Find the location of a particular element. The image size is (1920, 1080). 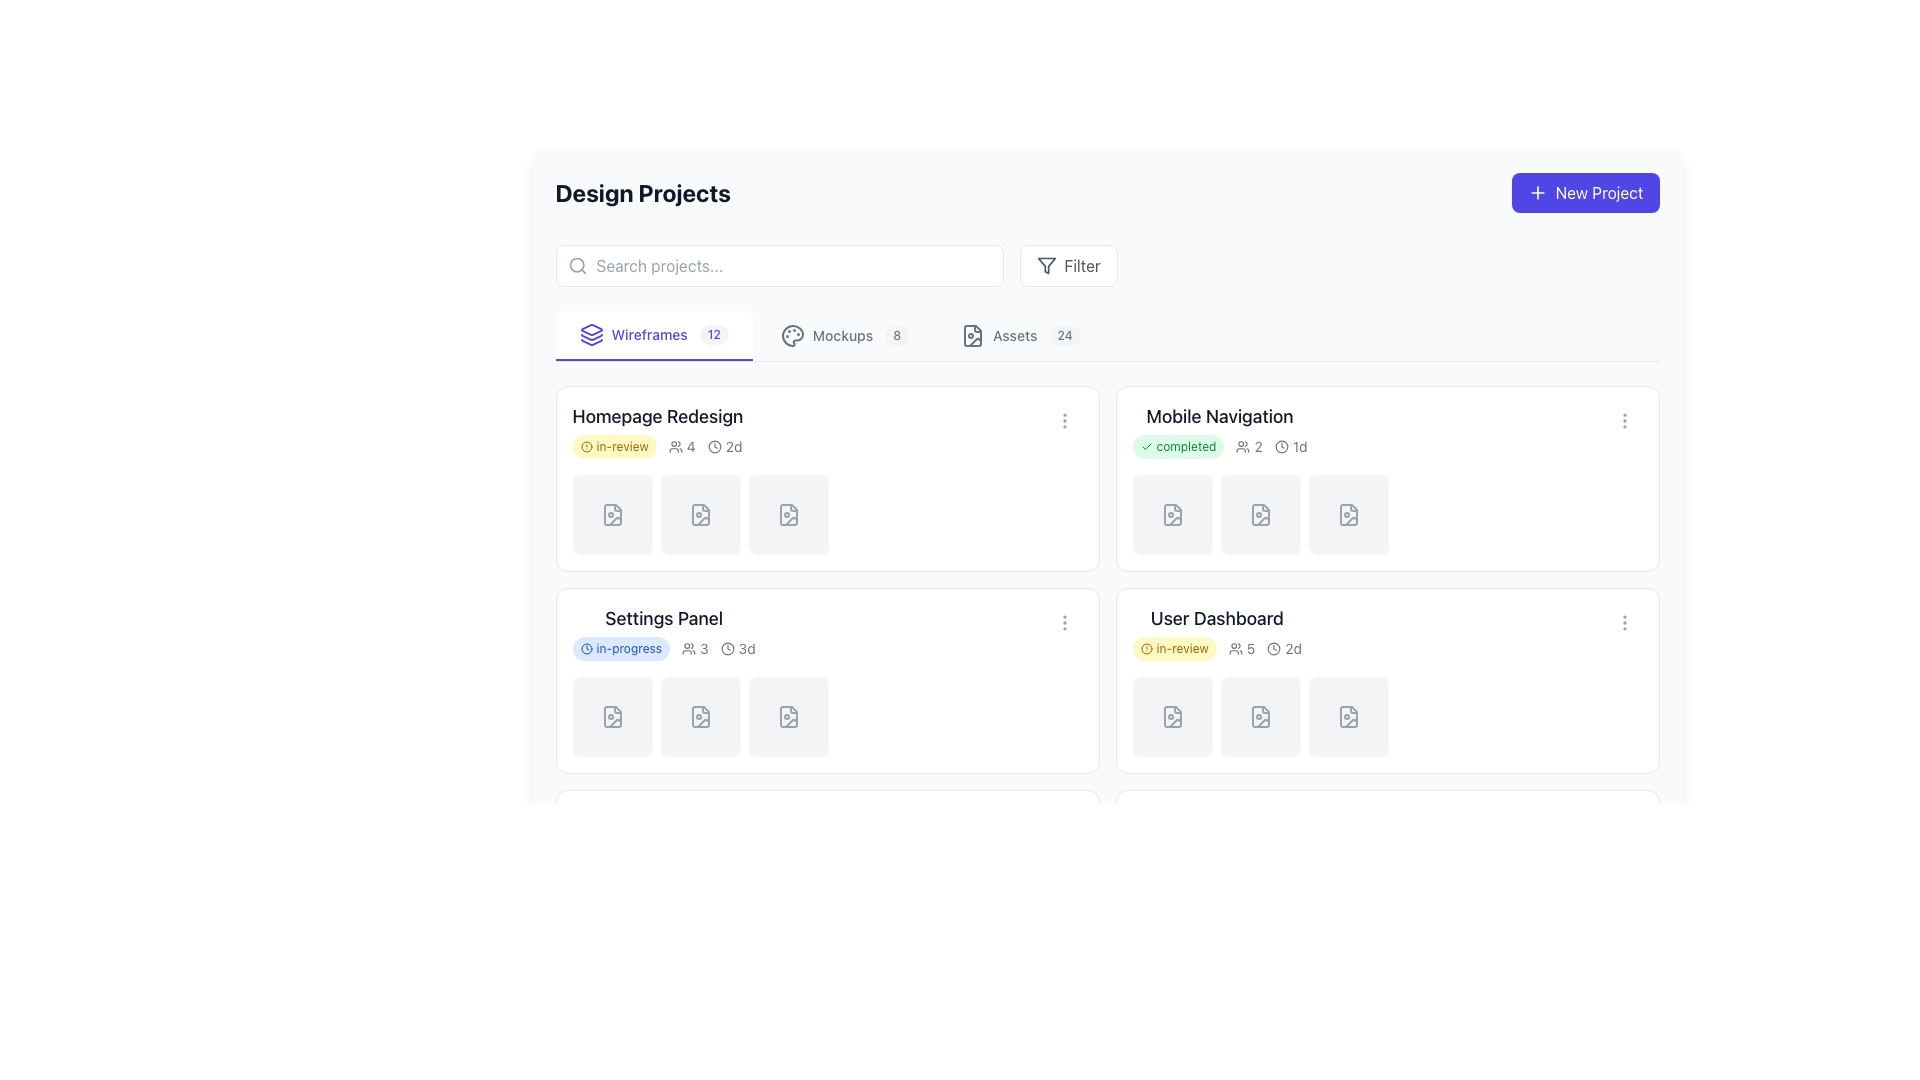

the search icon located on the left edge of the search input box, which signifies the search capability of the adjacent text input field is located at coordinates (576, 265).